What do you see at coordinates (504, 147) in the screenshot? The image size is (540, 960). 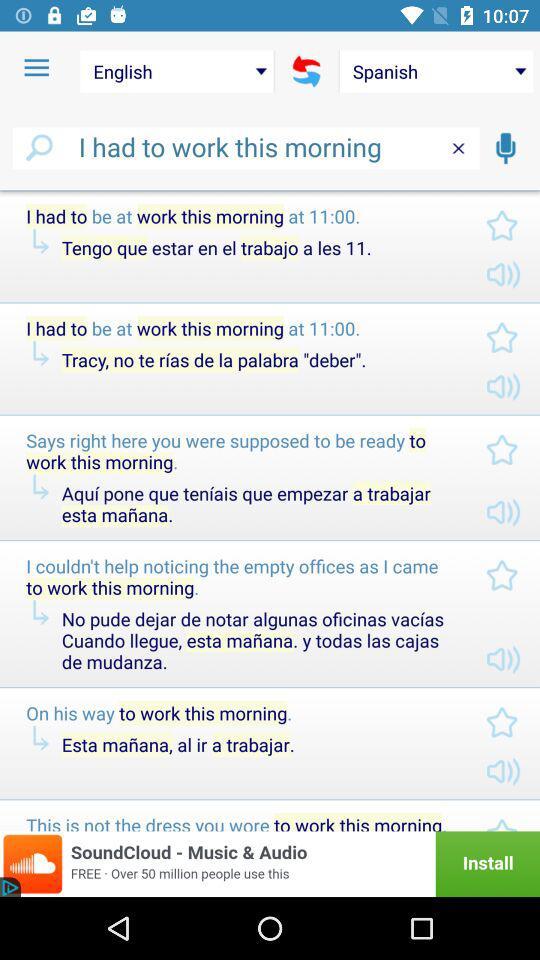 I see `switch to record` at bounding box center [504, 147].